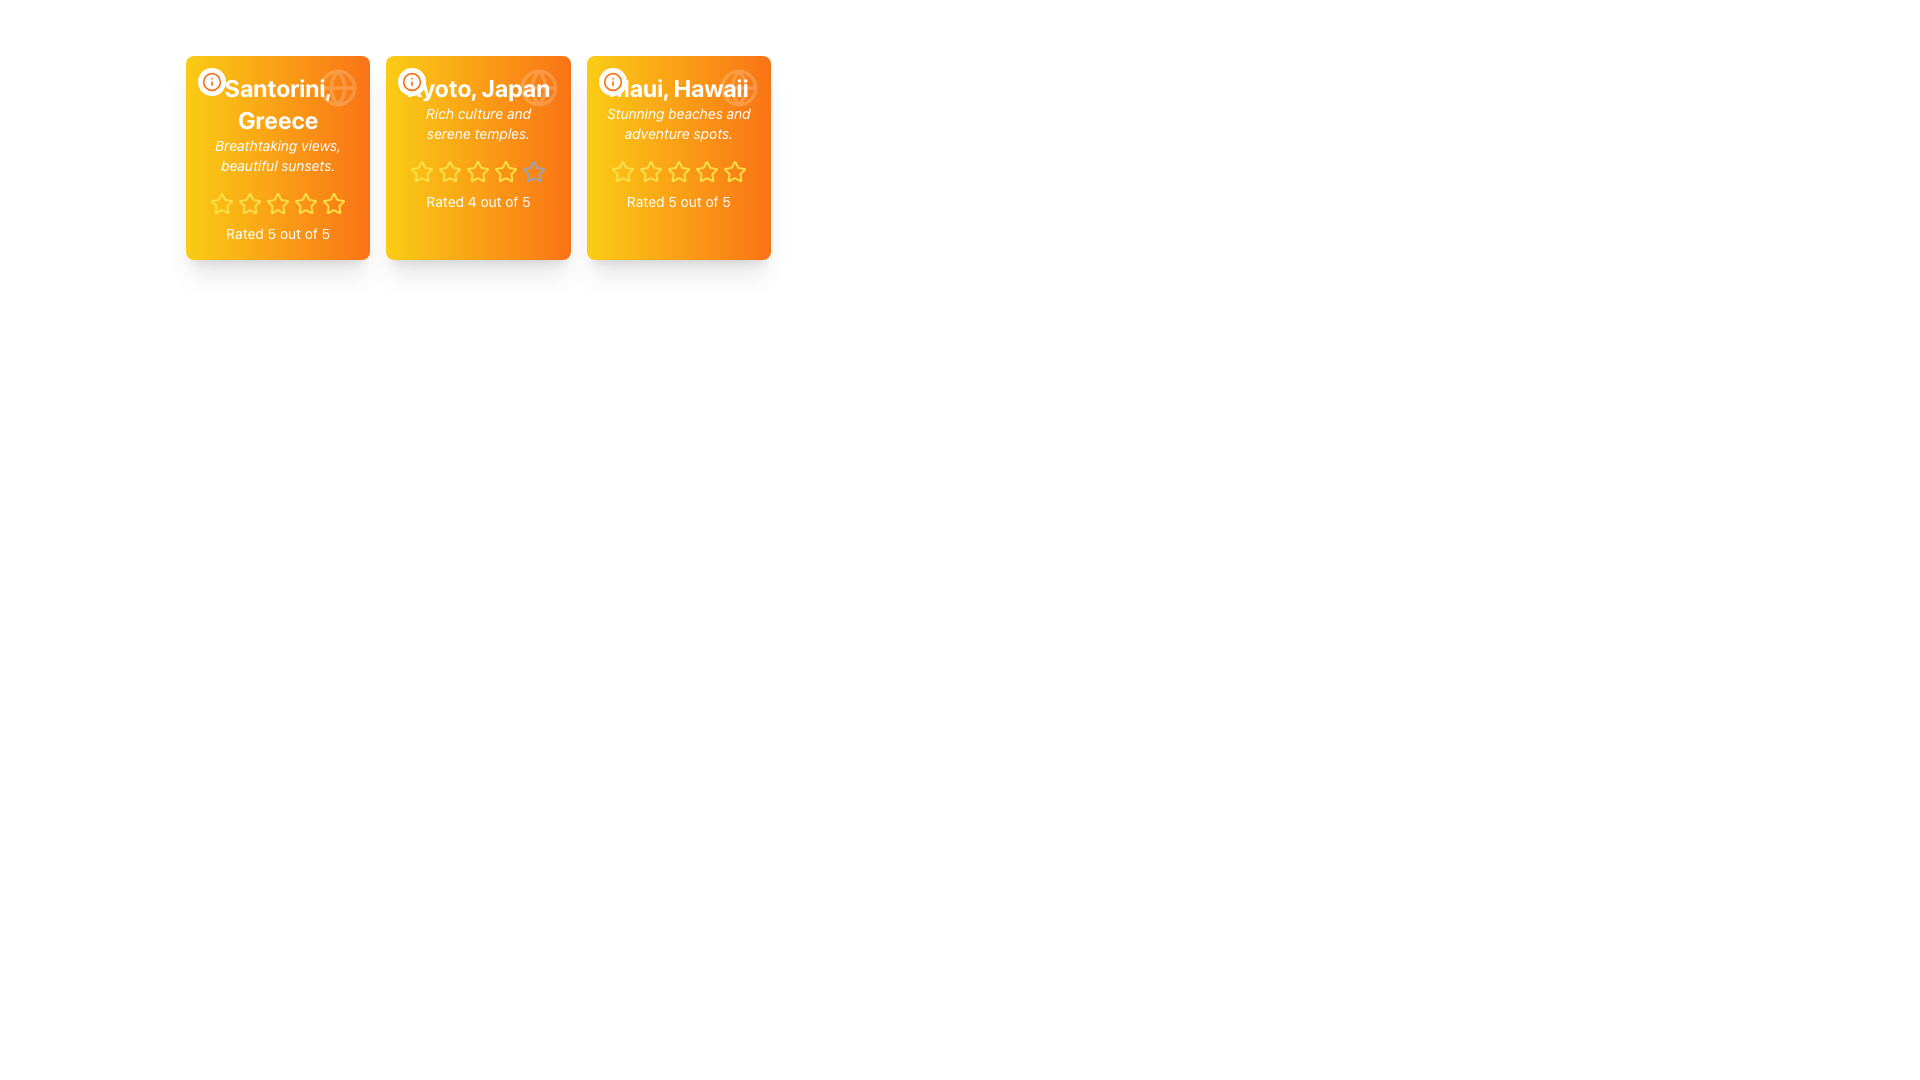  I want to click on the filled yellow star icon, which is the second star in the rating section of the Kyoto, Japan card, so click(449, 170).